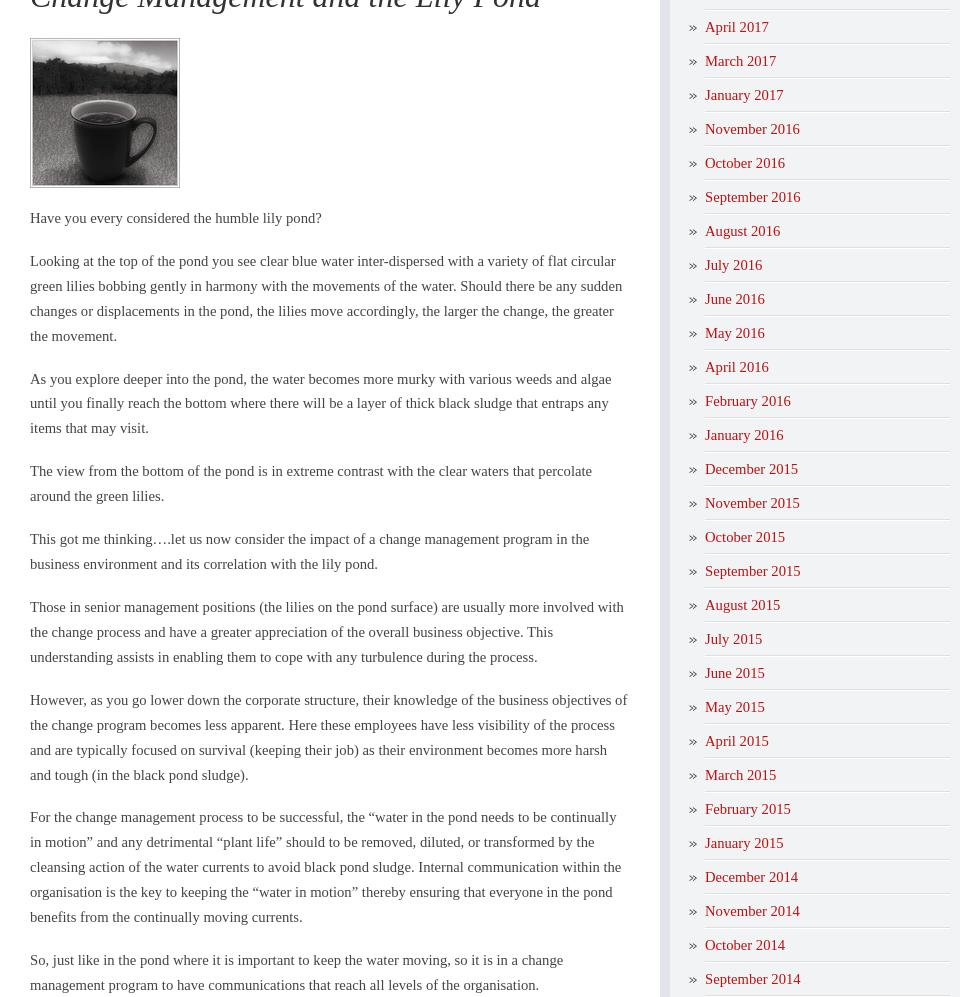 The width and height of the screenshot is (960, 997). I want to click on 'October 2016', so click(743, 161).